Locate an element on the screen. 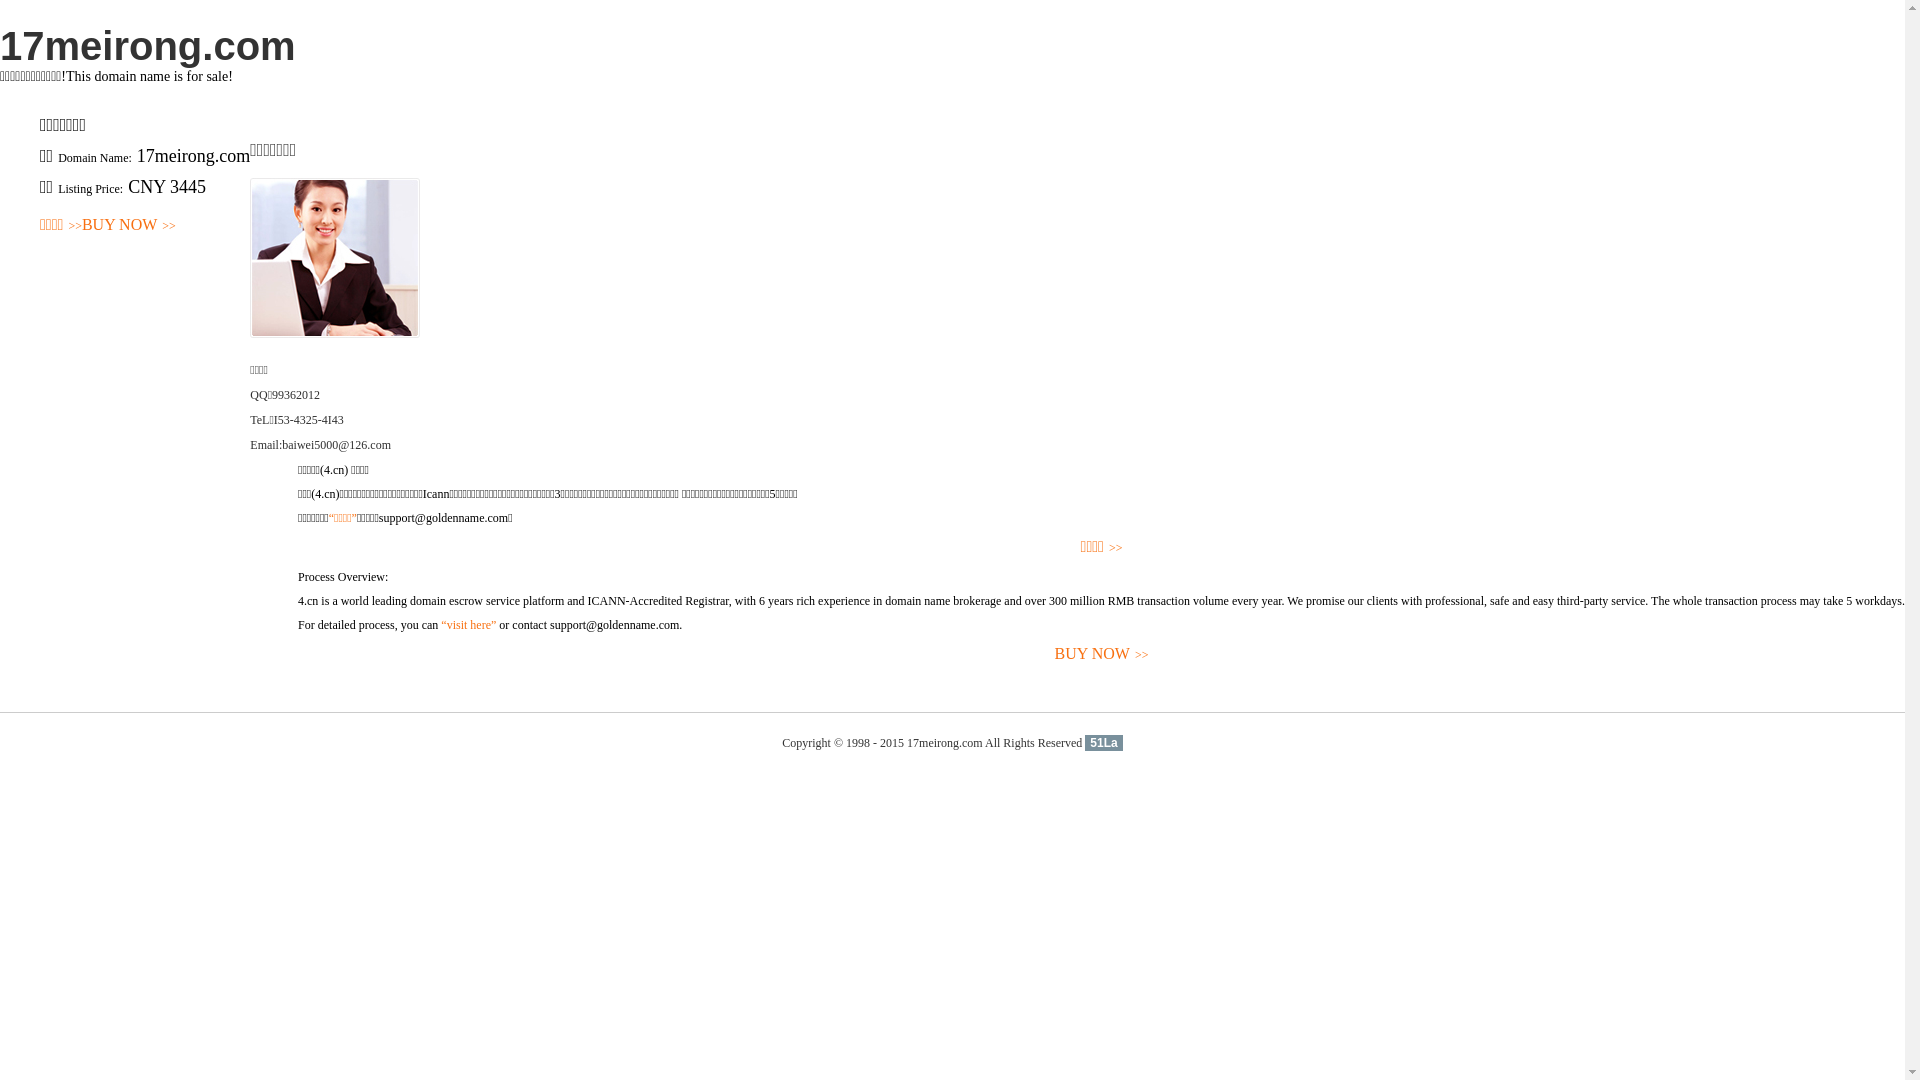  'BUY NOW>>' is located at coordinates (1100, 654).